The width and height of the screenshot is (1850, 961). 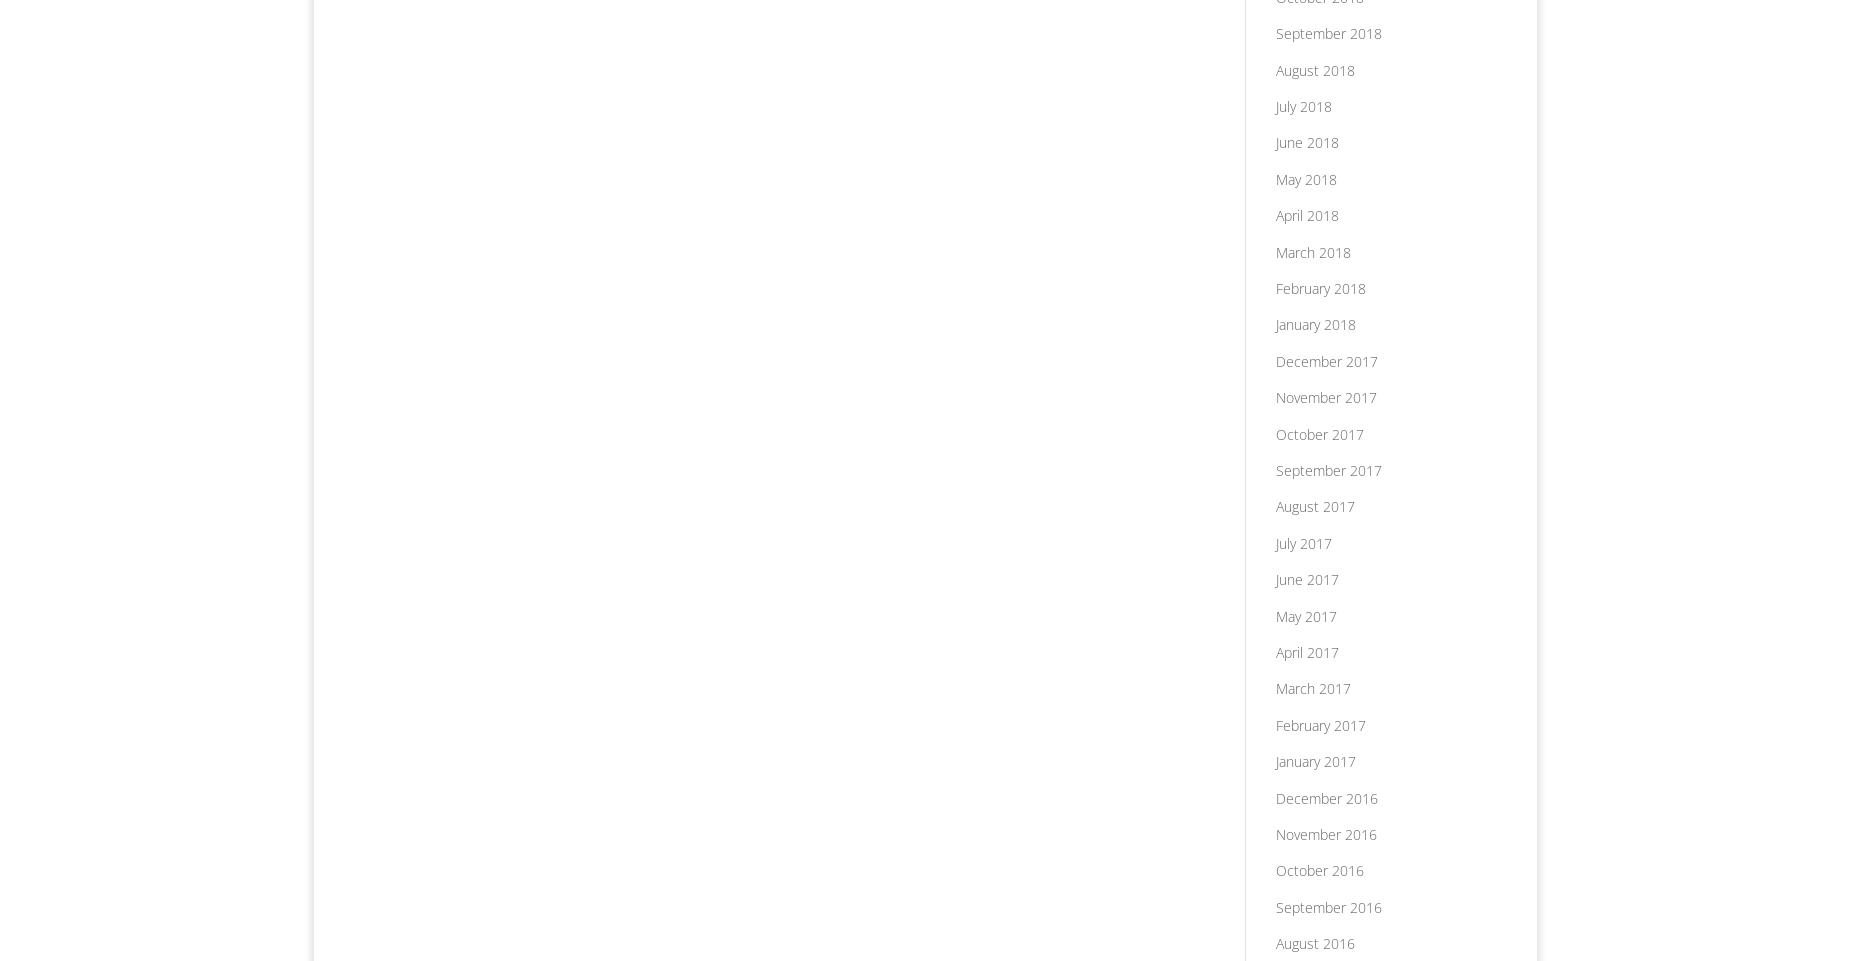 I want to click on 'May 2017', so click(x=1304, y=615).